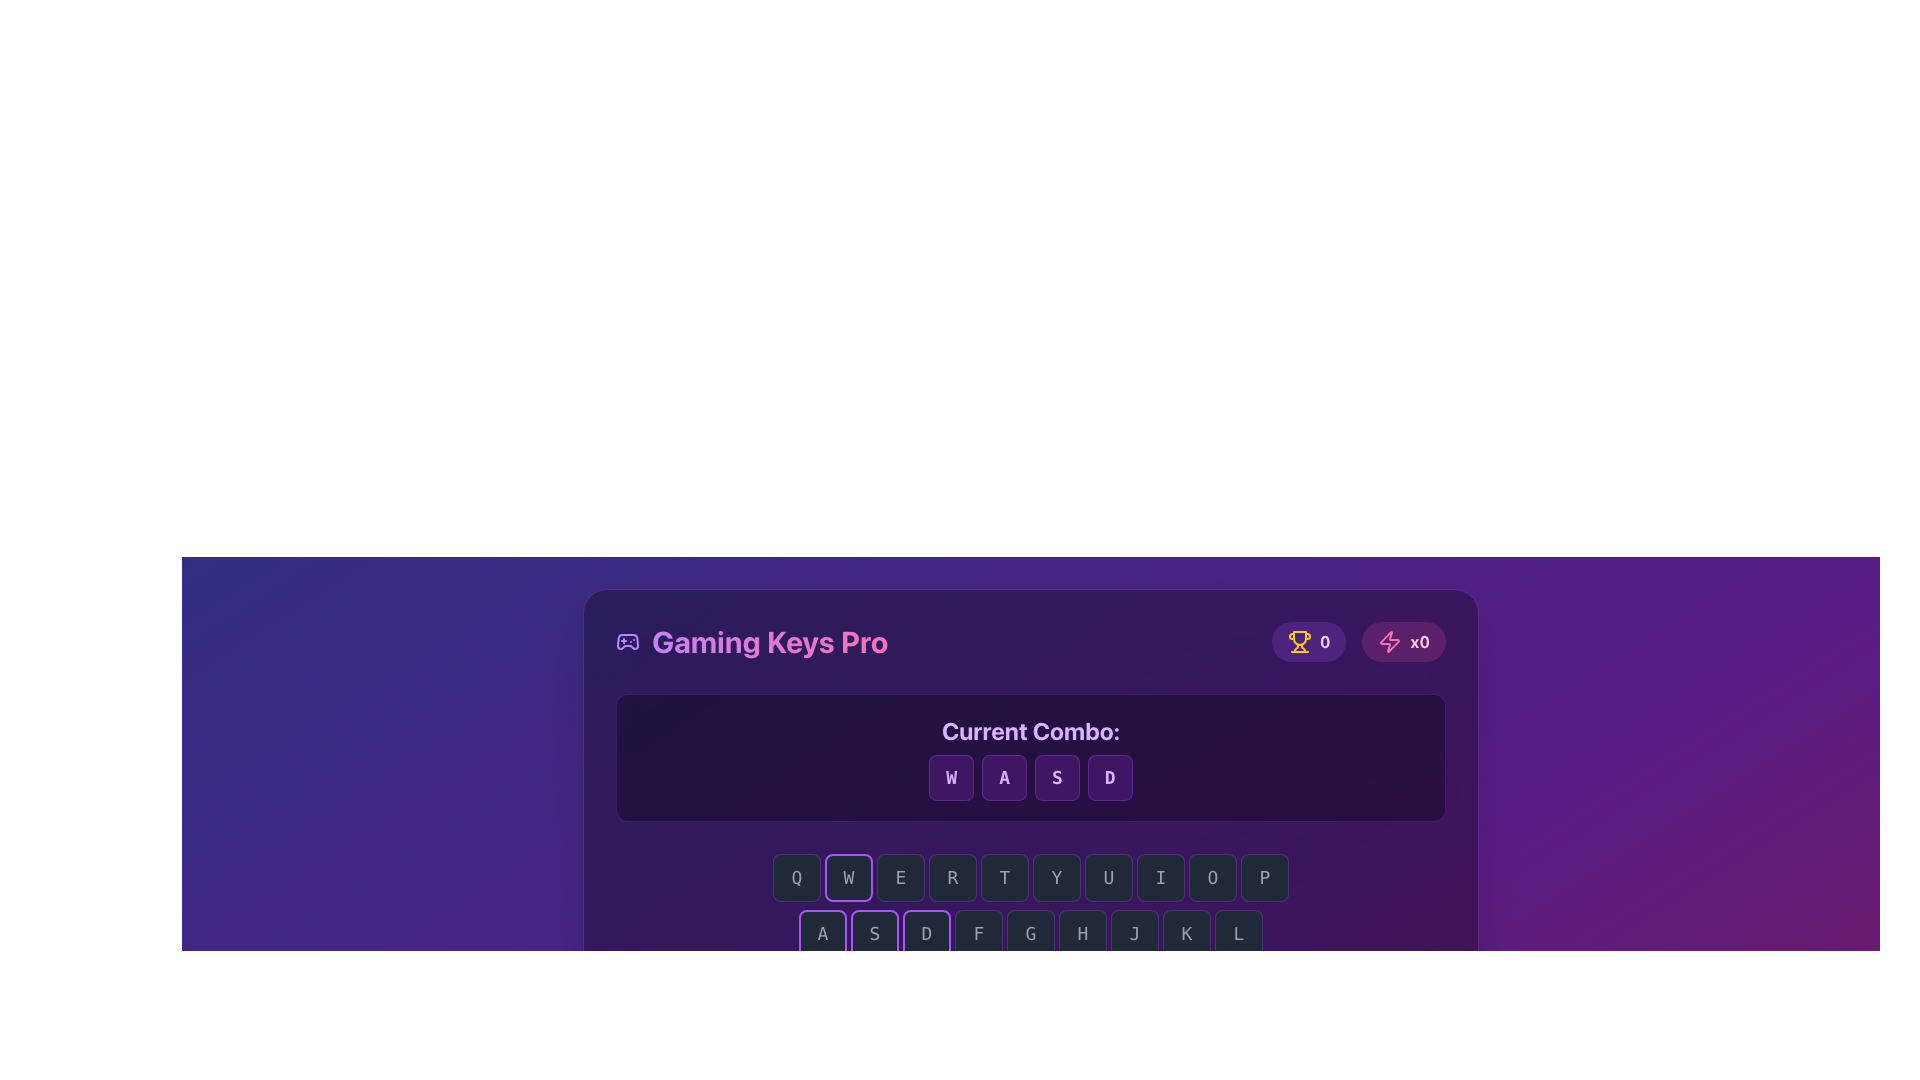 This screenshot has width=1920, height=1080. Describe the element at coordinates (1389, 641) in the screenshot. I see `the pink lightning bolt icon, which is the leftmost element in a horizontal layout of three items, styled with rounded edges` at that location.